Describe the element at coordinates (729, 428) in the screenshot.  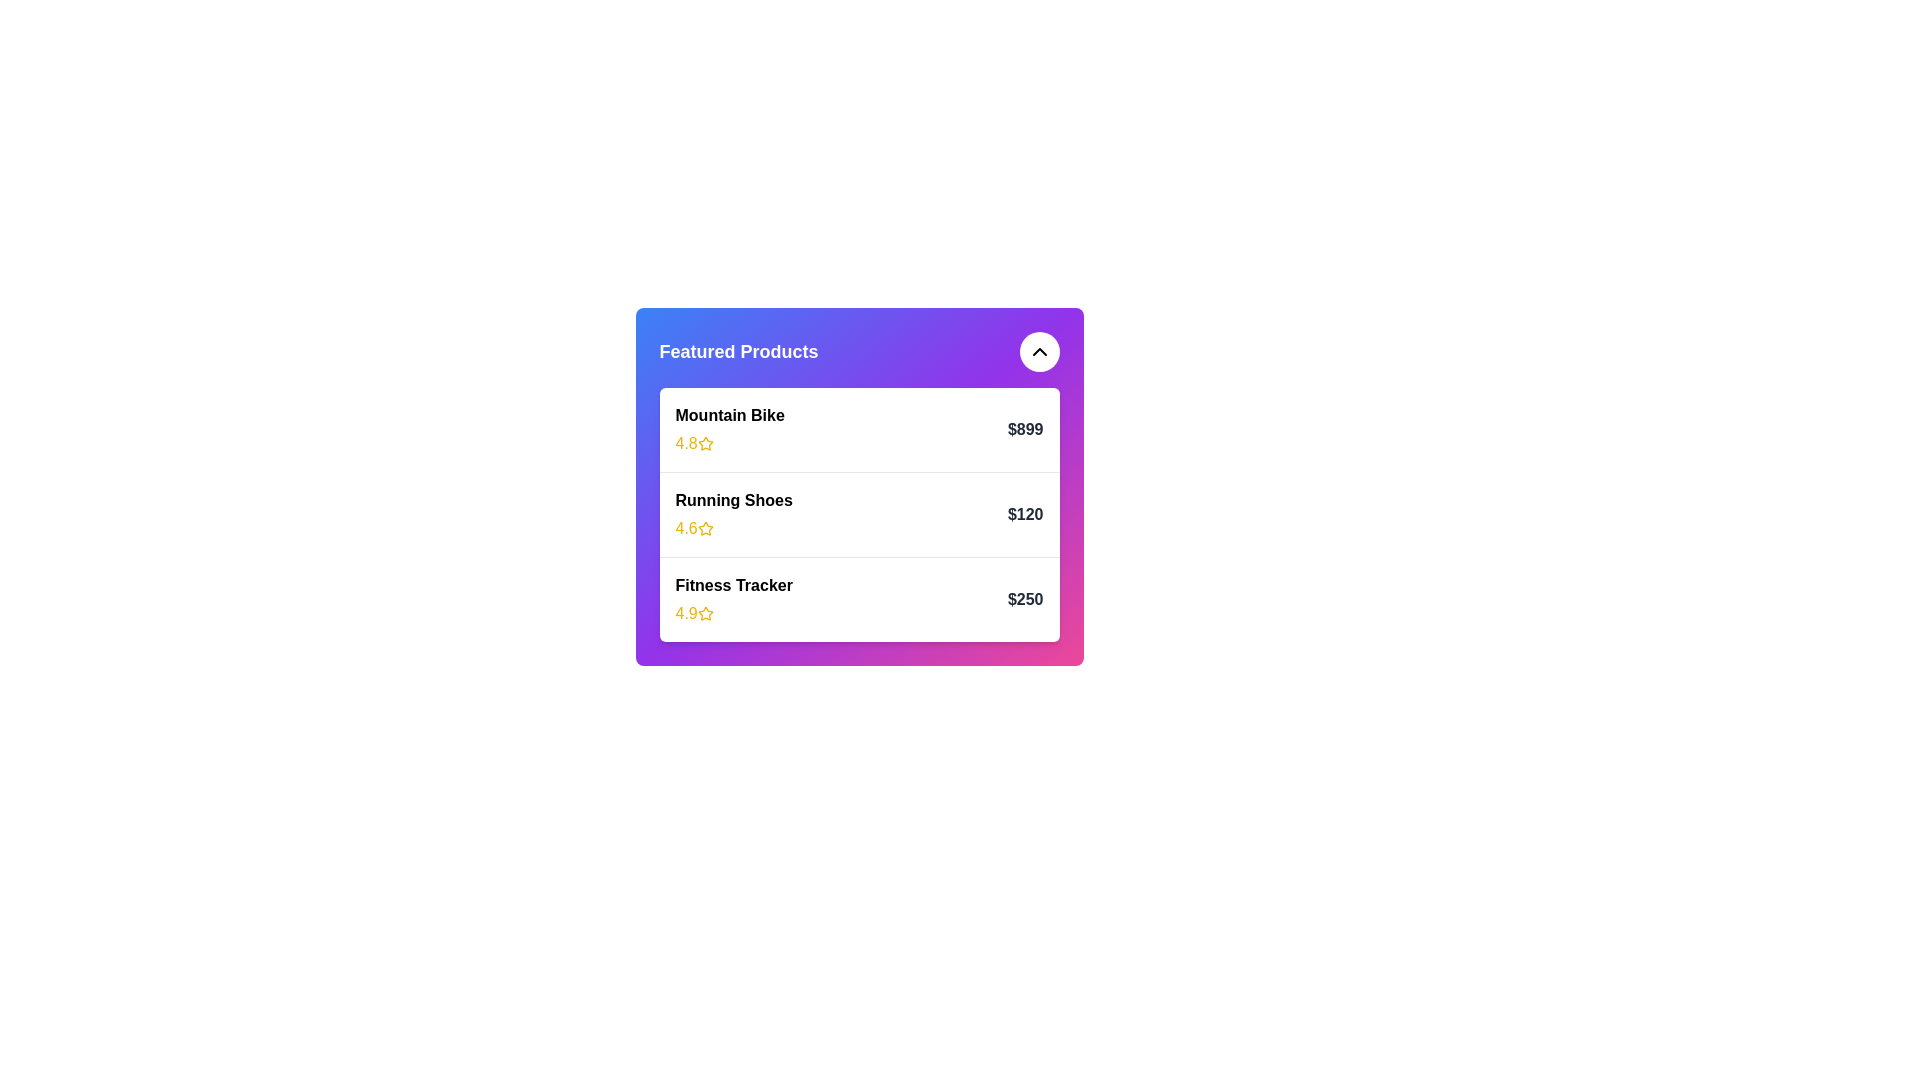
I see `'Mountain Bike' text element with a star rating of '4.8' located in the 'Featured Products' section` at that location.